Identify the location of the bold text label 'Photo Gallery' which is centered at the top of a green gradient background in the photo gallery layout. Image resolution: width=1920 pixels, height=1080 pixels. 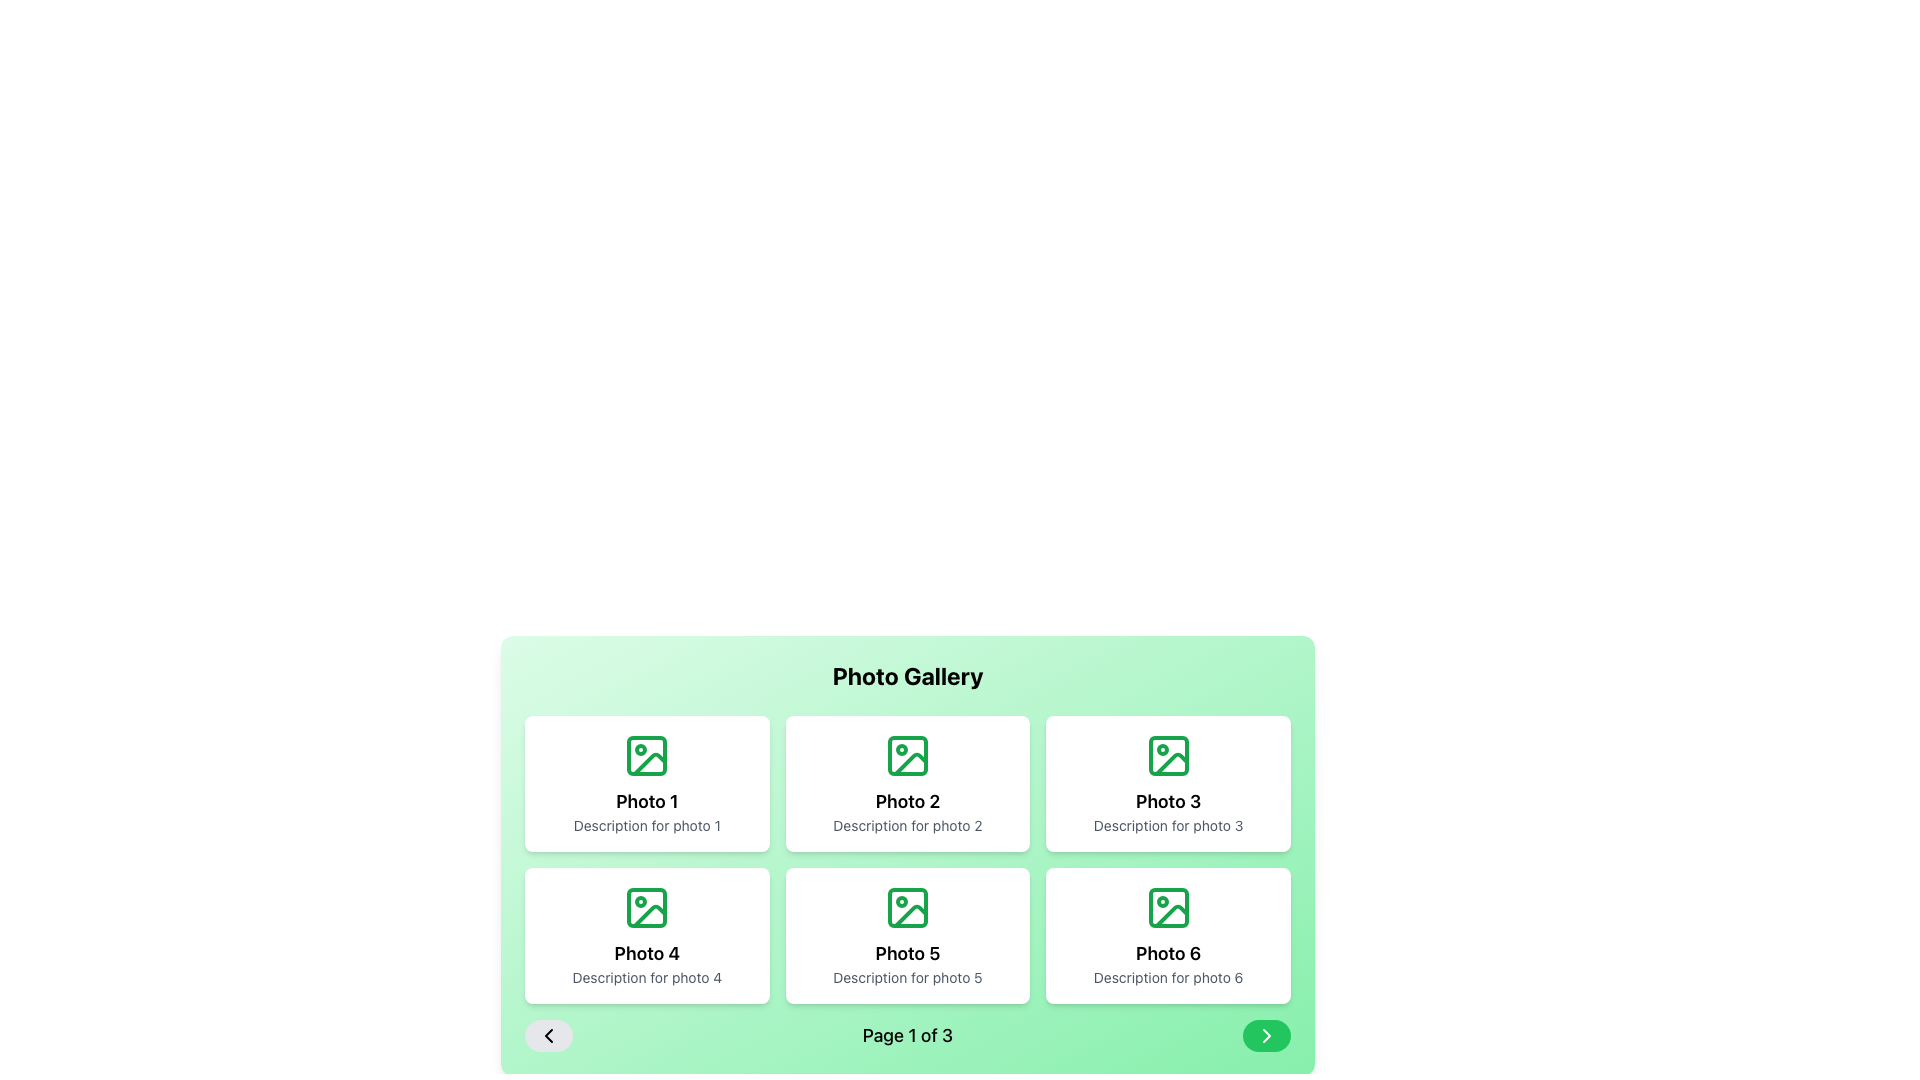
(906, 675).